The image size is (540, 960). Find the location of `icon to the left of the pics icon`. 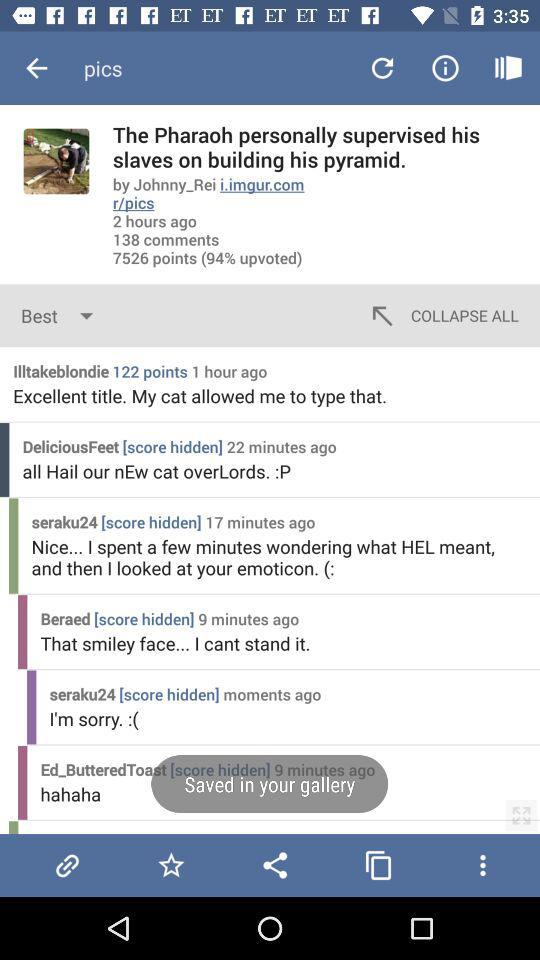

icon to the left of the pics icon is located at coordinates (36, 68).